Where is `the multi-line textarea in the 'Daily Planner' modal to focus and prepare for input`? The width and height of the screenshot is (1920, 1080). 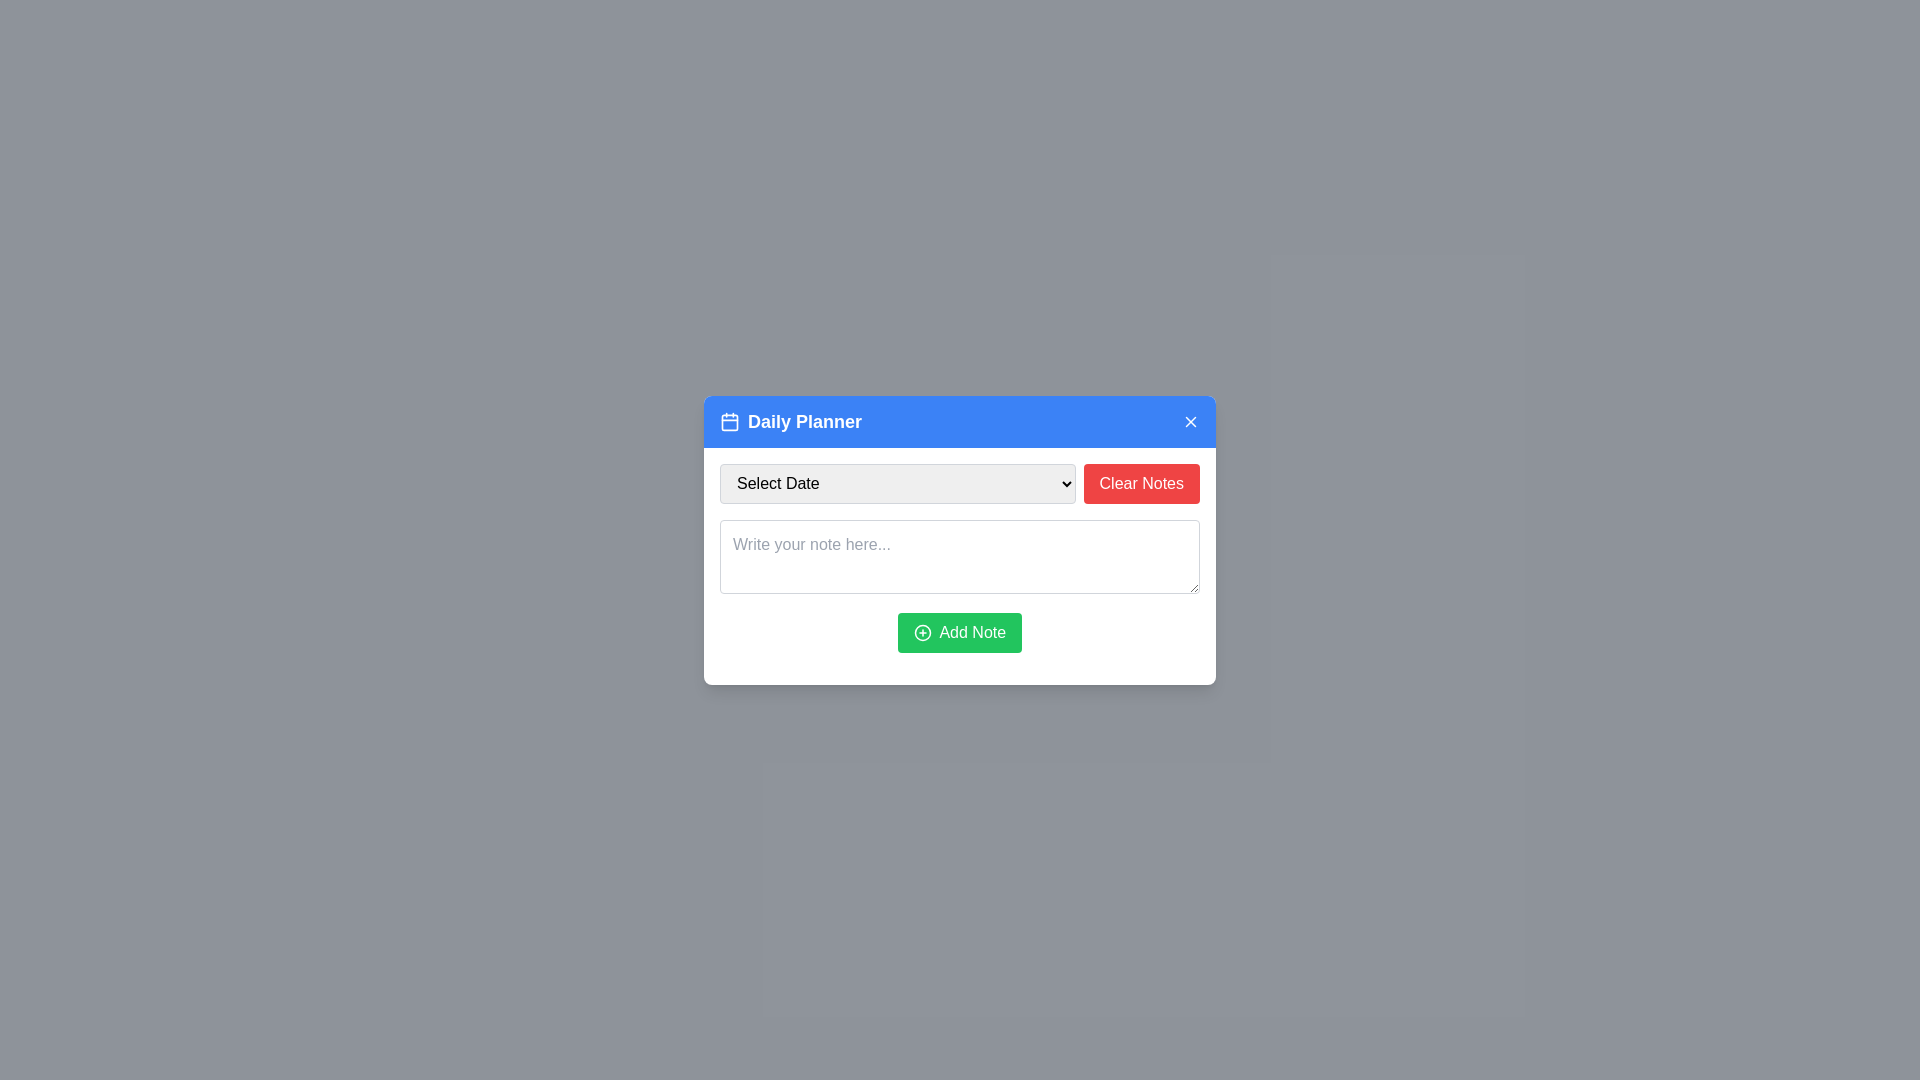
the multi-line textarea in the 'Daily Planner' modal to focus and prepare for input is located at coordinates (960, 566).